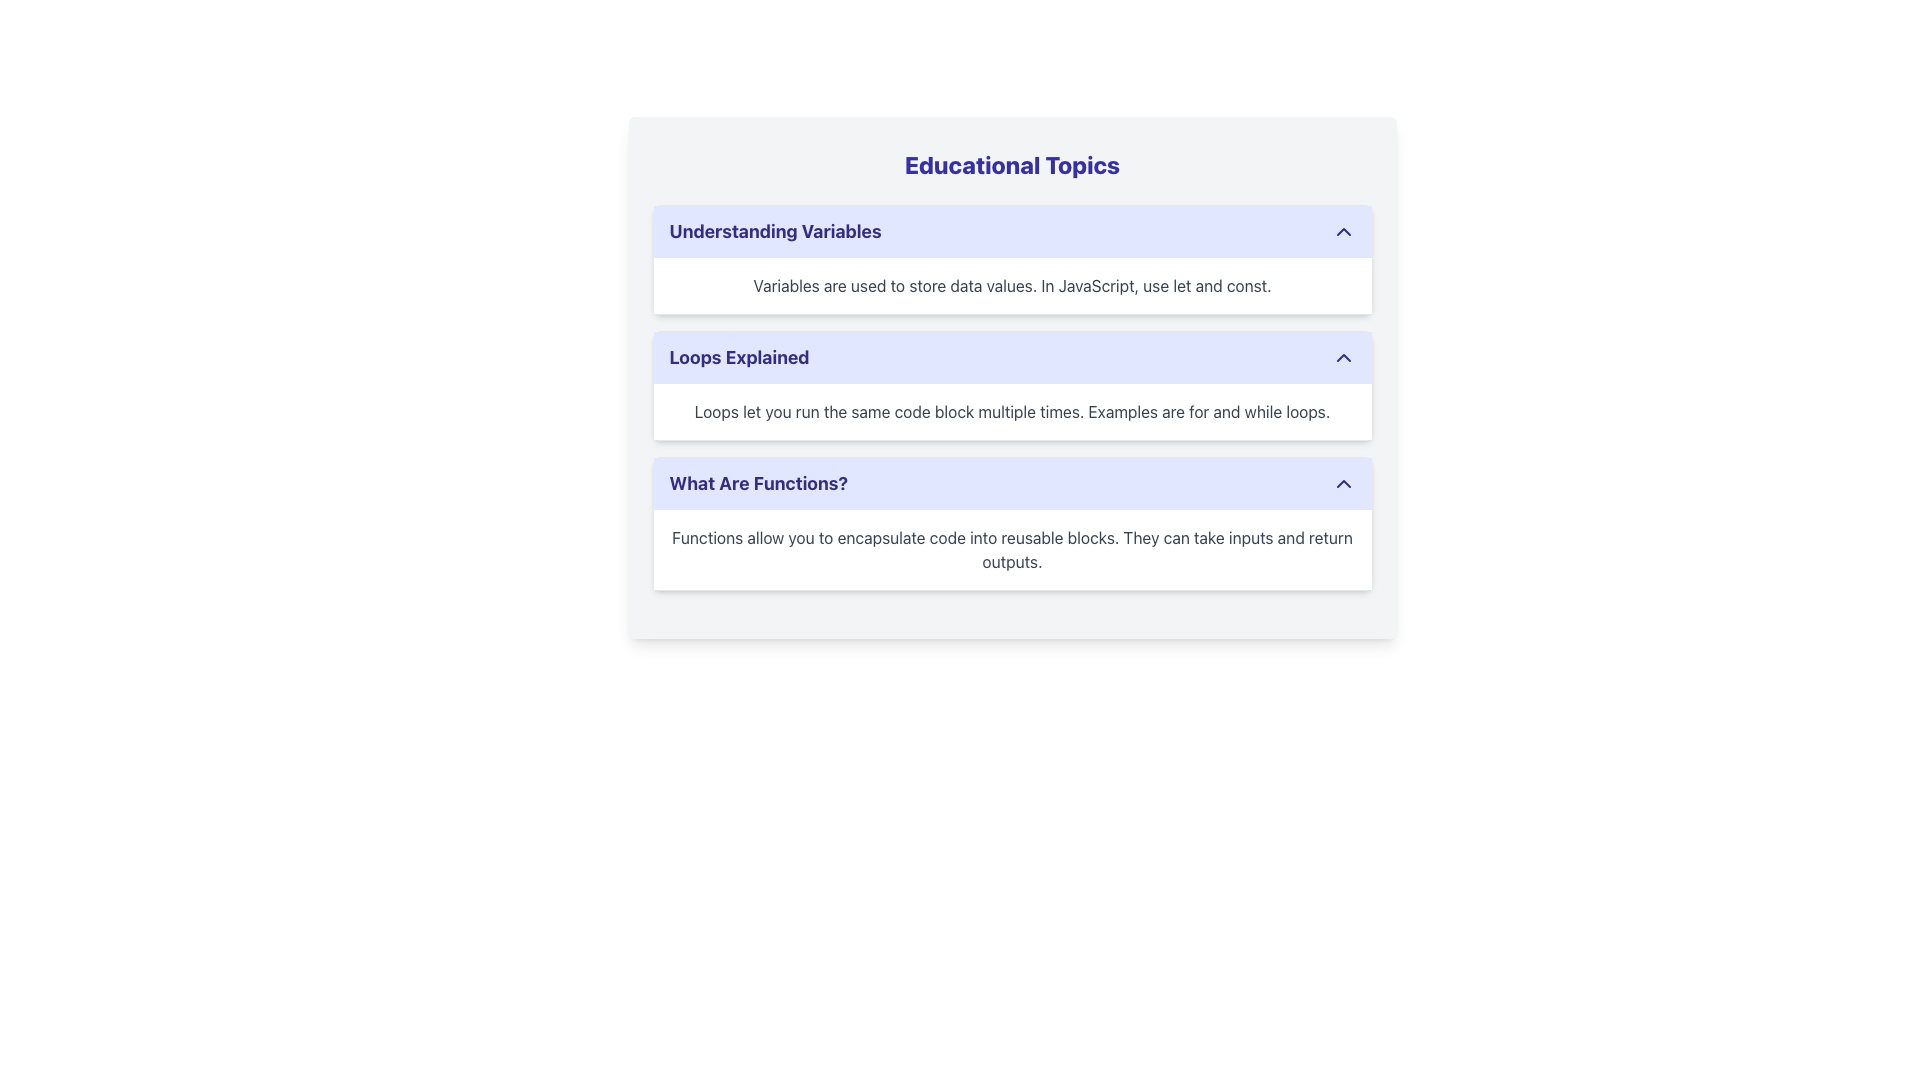  What do you see at coordinates (1343, 230) in the screenshot?
I see `the upward-pointing indigo chevron icon located in the top-right corner of the 'Understanding Variables' section` at bounding box center [1343, 230].